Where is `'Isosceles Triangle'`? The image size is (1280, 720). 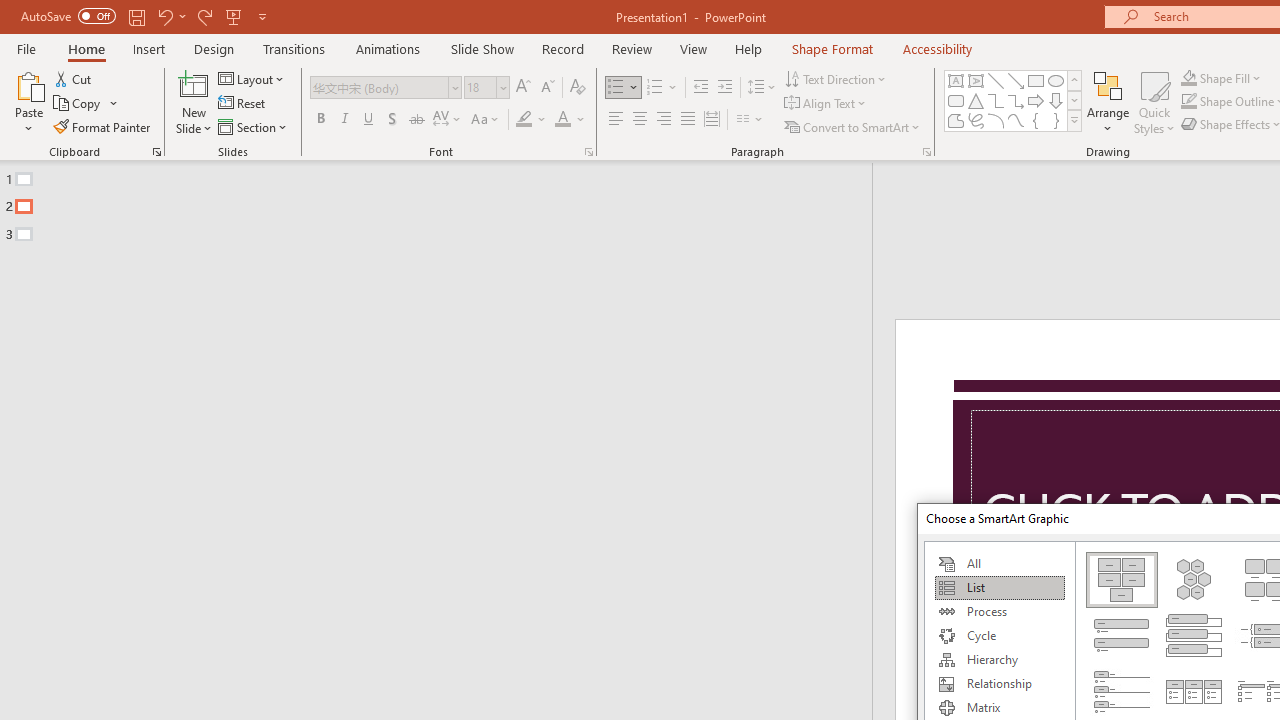 'Isosceles Triangle' is located at coordinates (976, 100).